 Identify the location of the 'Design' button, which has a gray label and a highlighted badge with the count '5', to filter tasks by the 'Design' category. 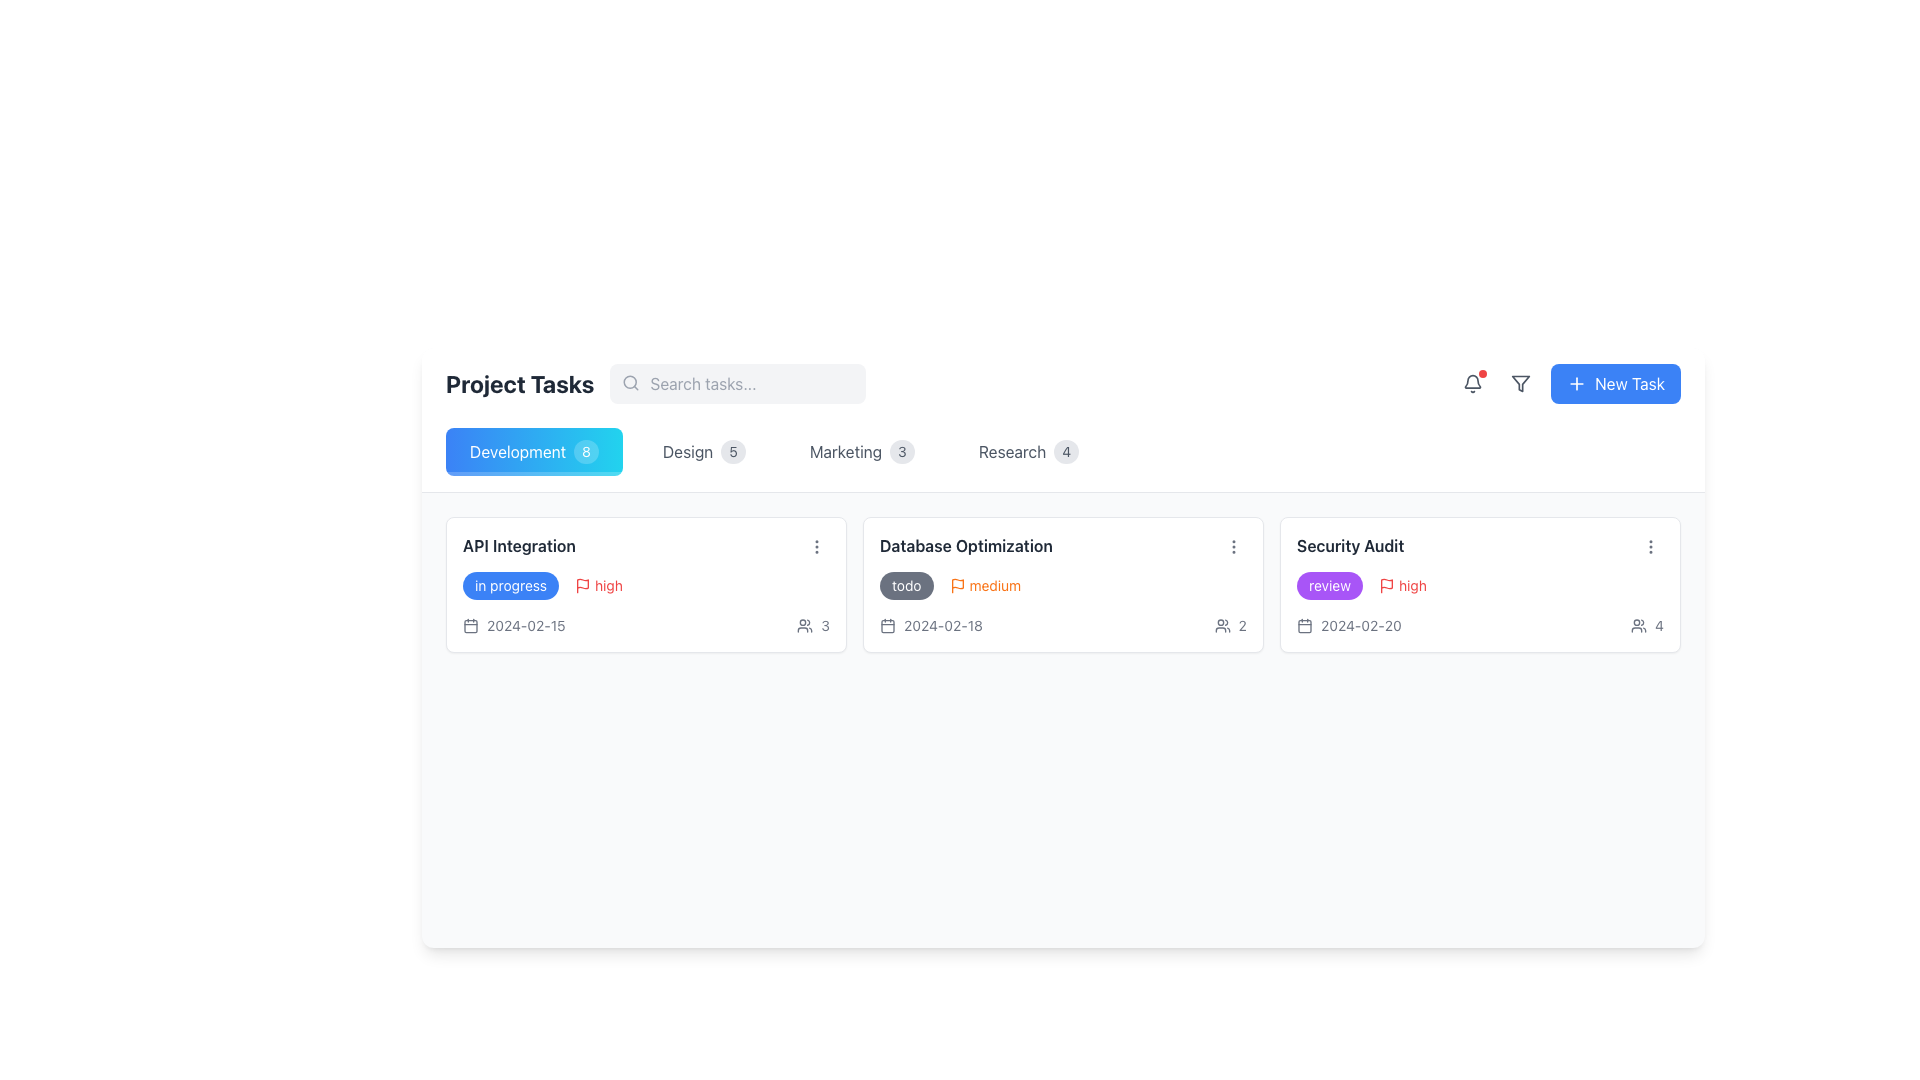
(704, 451).